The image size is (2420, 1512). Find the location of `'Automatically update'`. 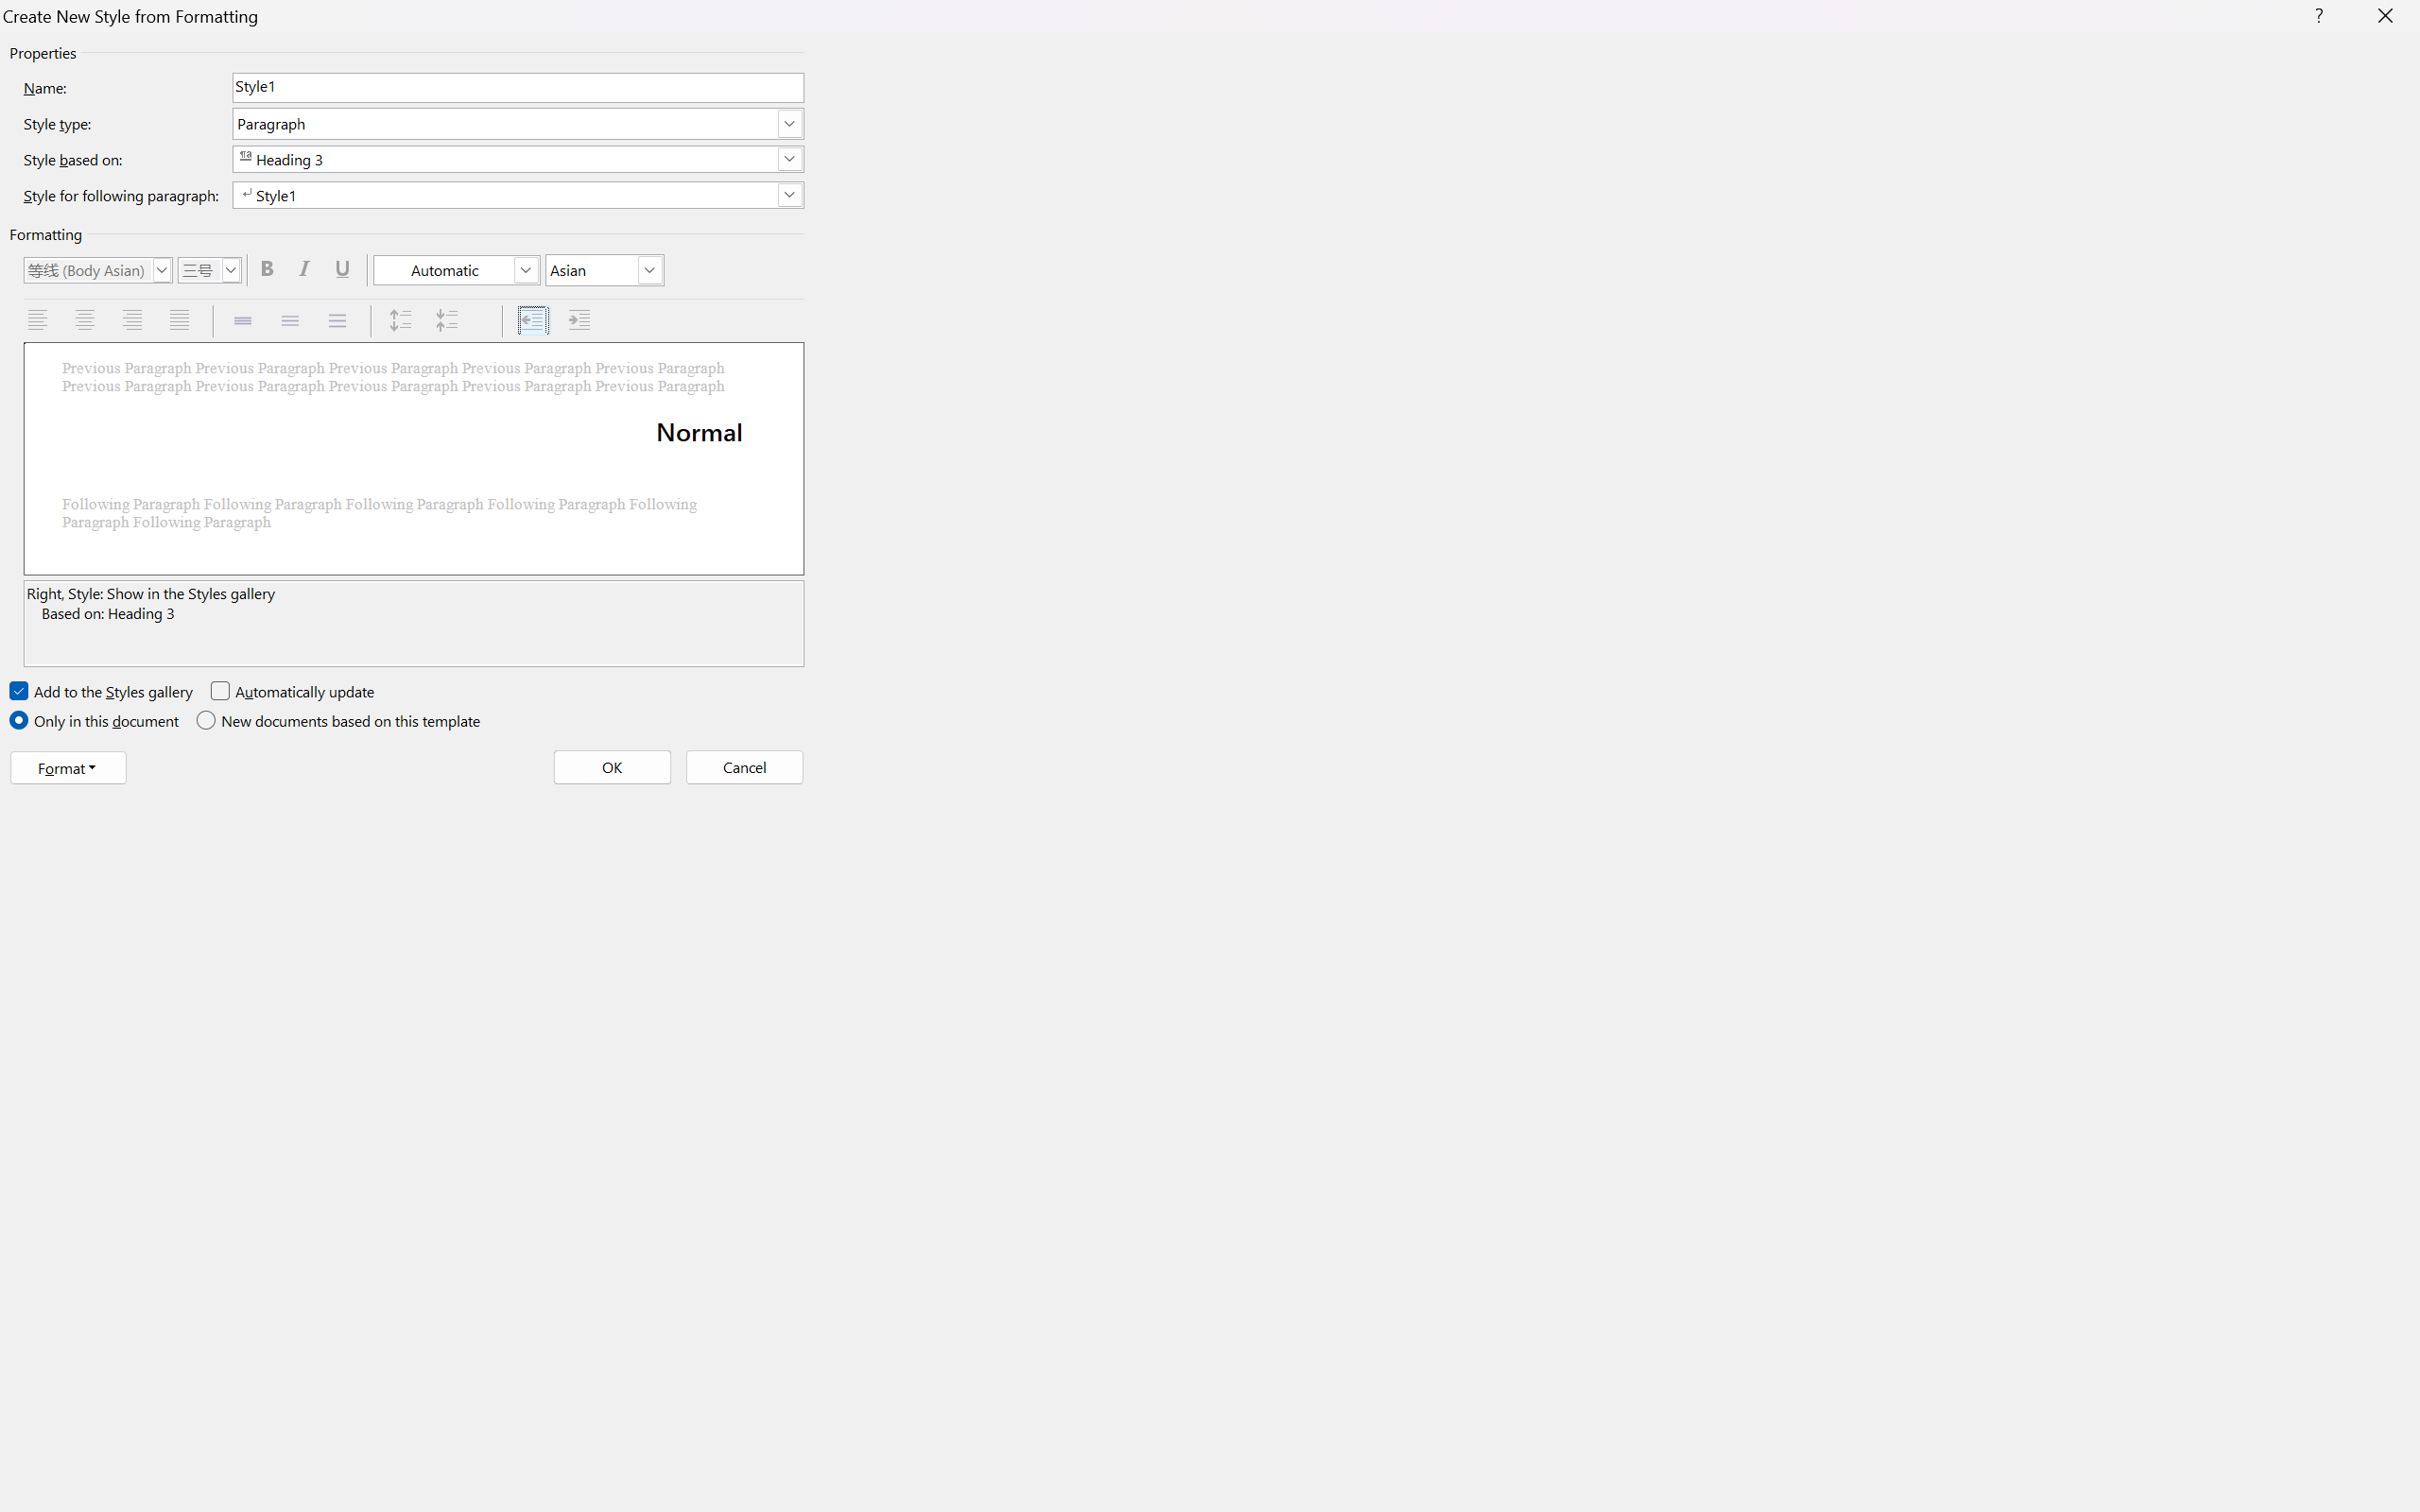

'Automatically update' is located at coordinates (294, 692).